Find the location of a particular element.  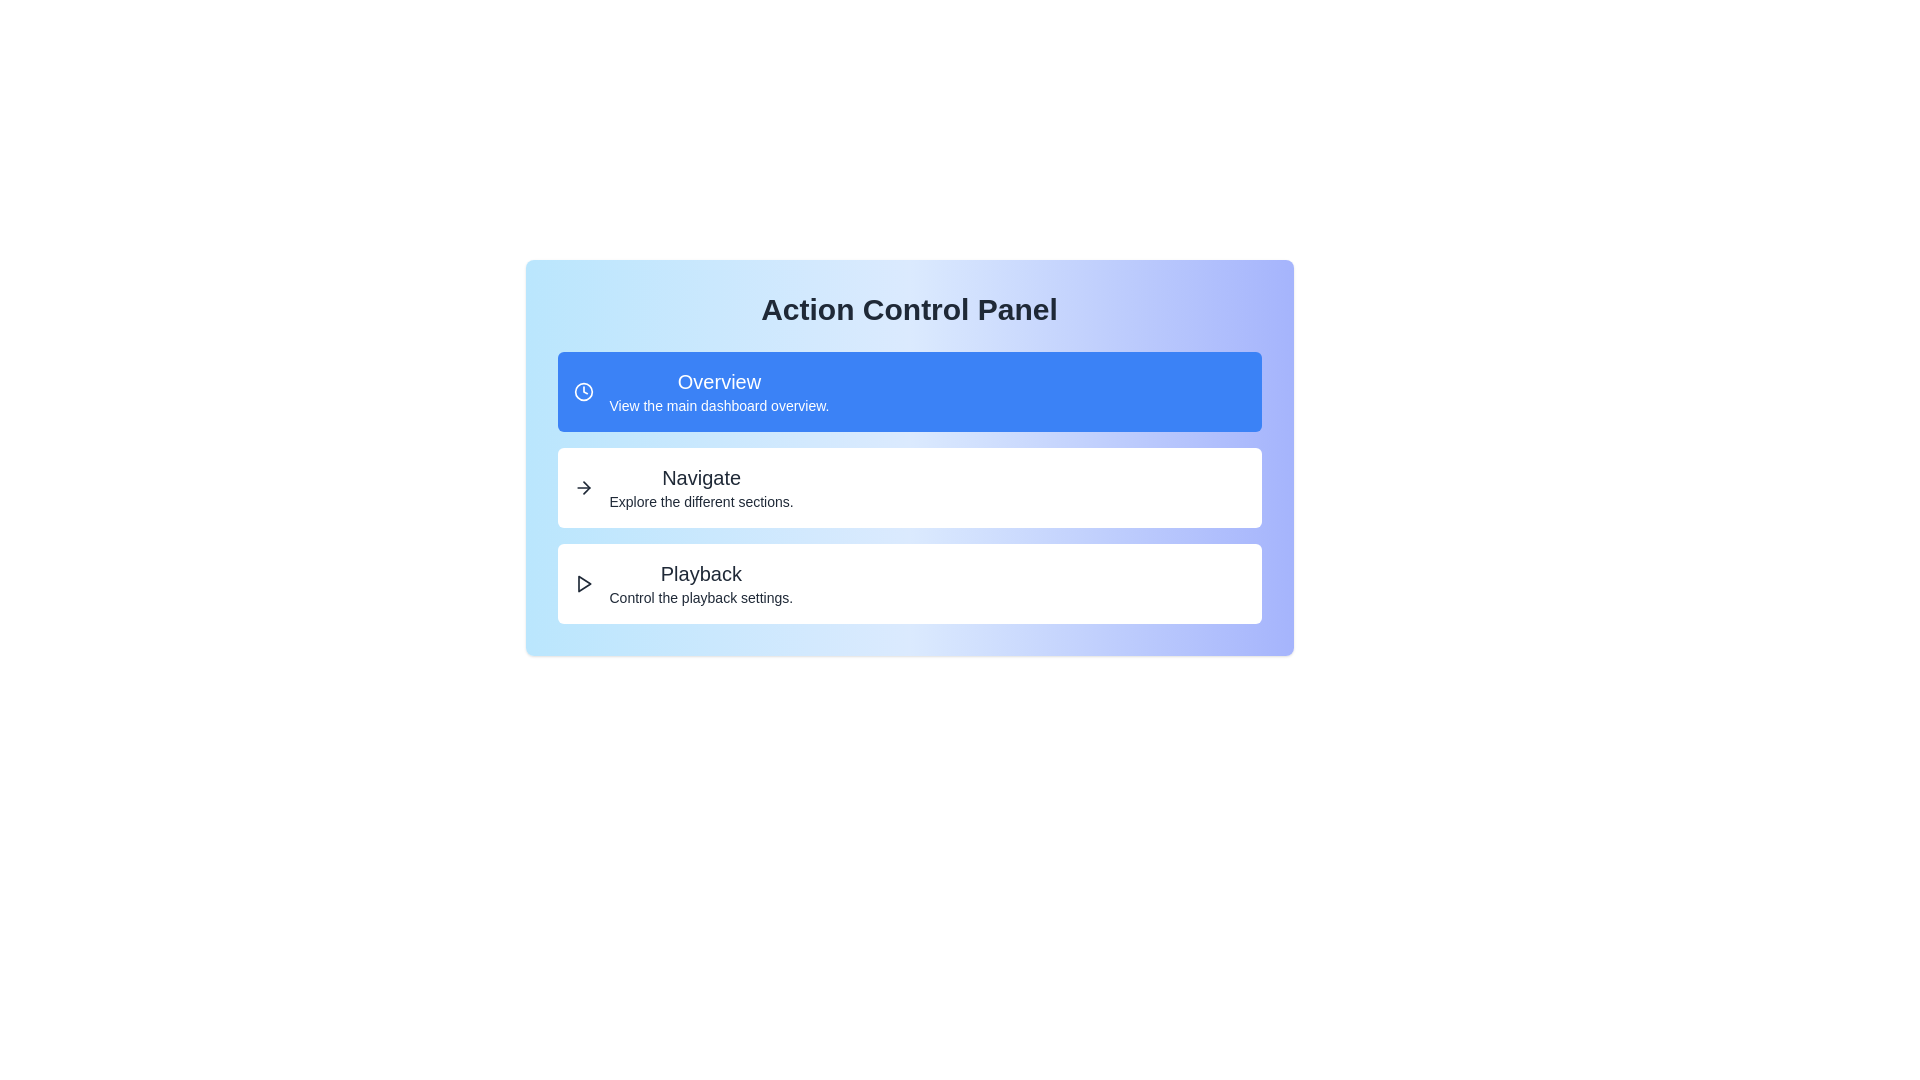

the 'Overview' text display, which is the first item is located at coordinates (719, 392).